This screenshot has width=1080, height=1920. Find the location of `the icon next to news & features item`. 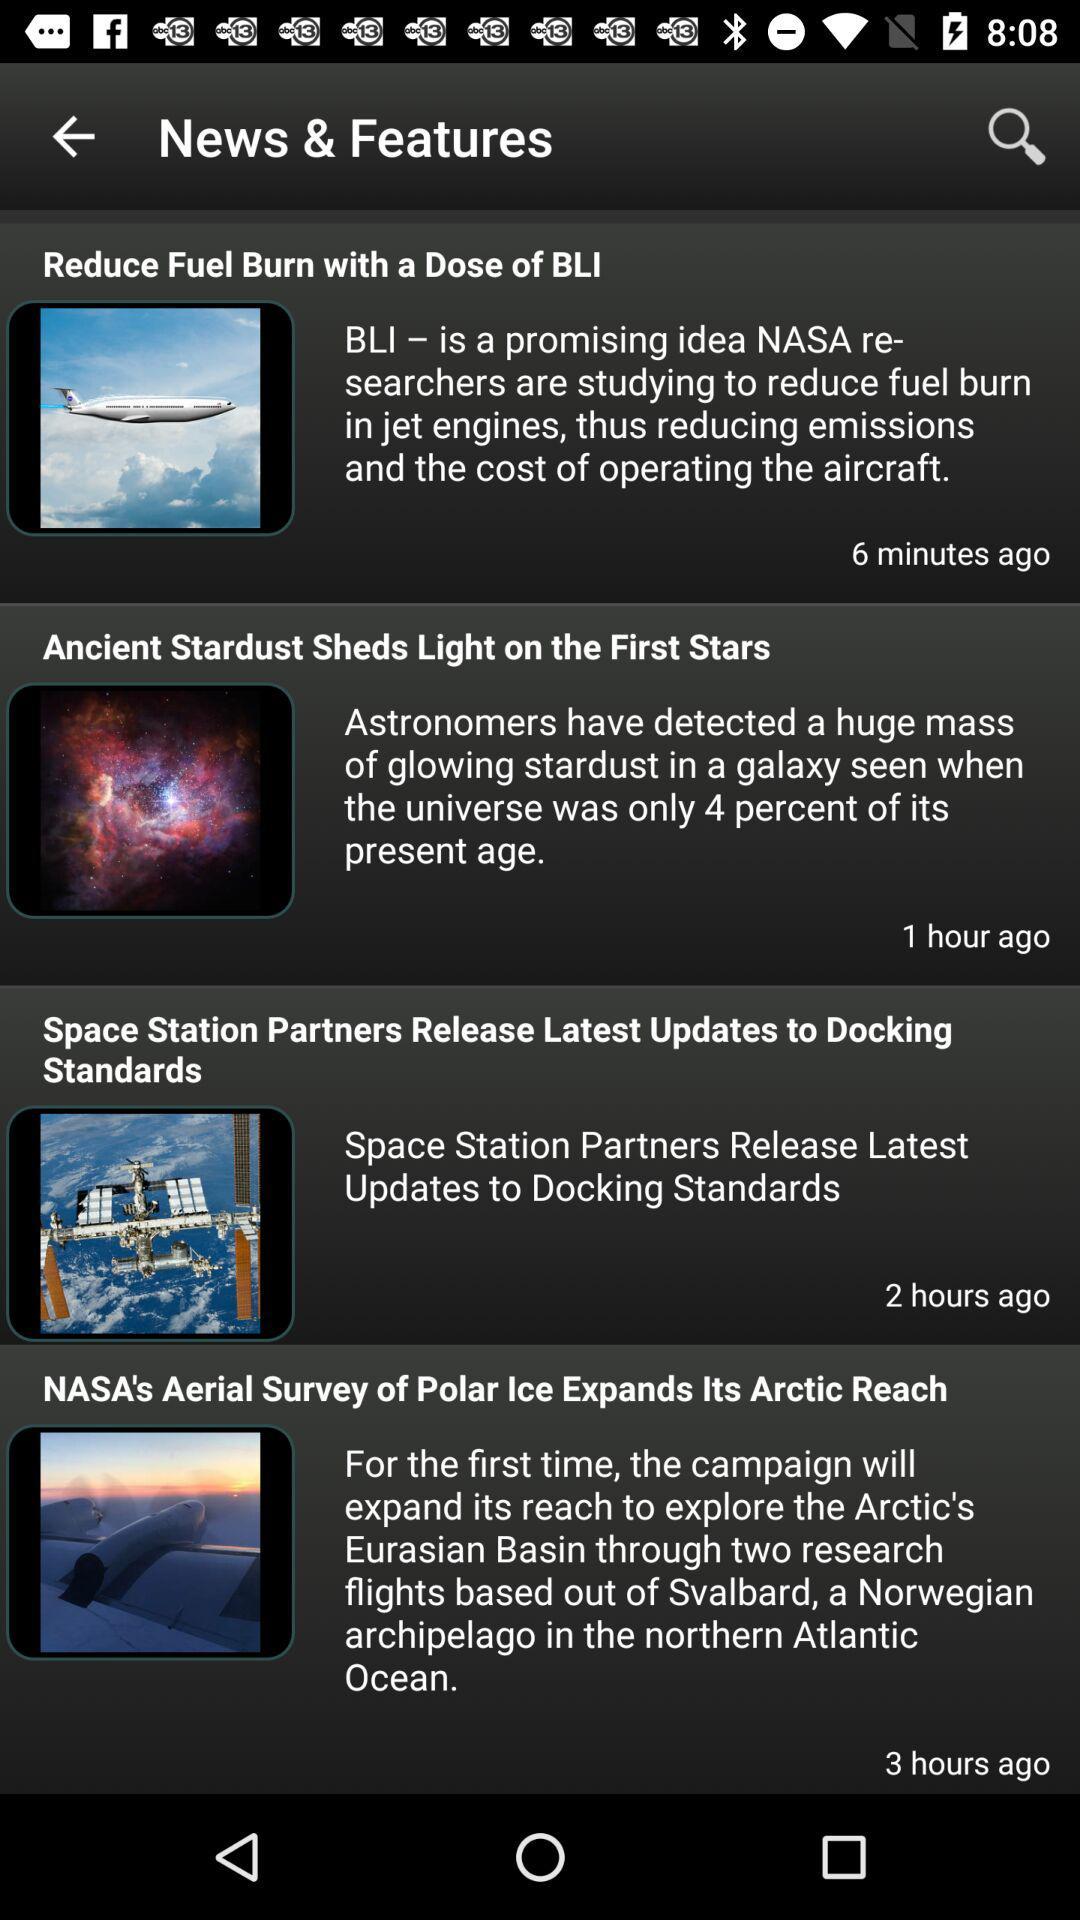

the icon next to news & features item is located at coordinates (72, 135).